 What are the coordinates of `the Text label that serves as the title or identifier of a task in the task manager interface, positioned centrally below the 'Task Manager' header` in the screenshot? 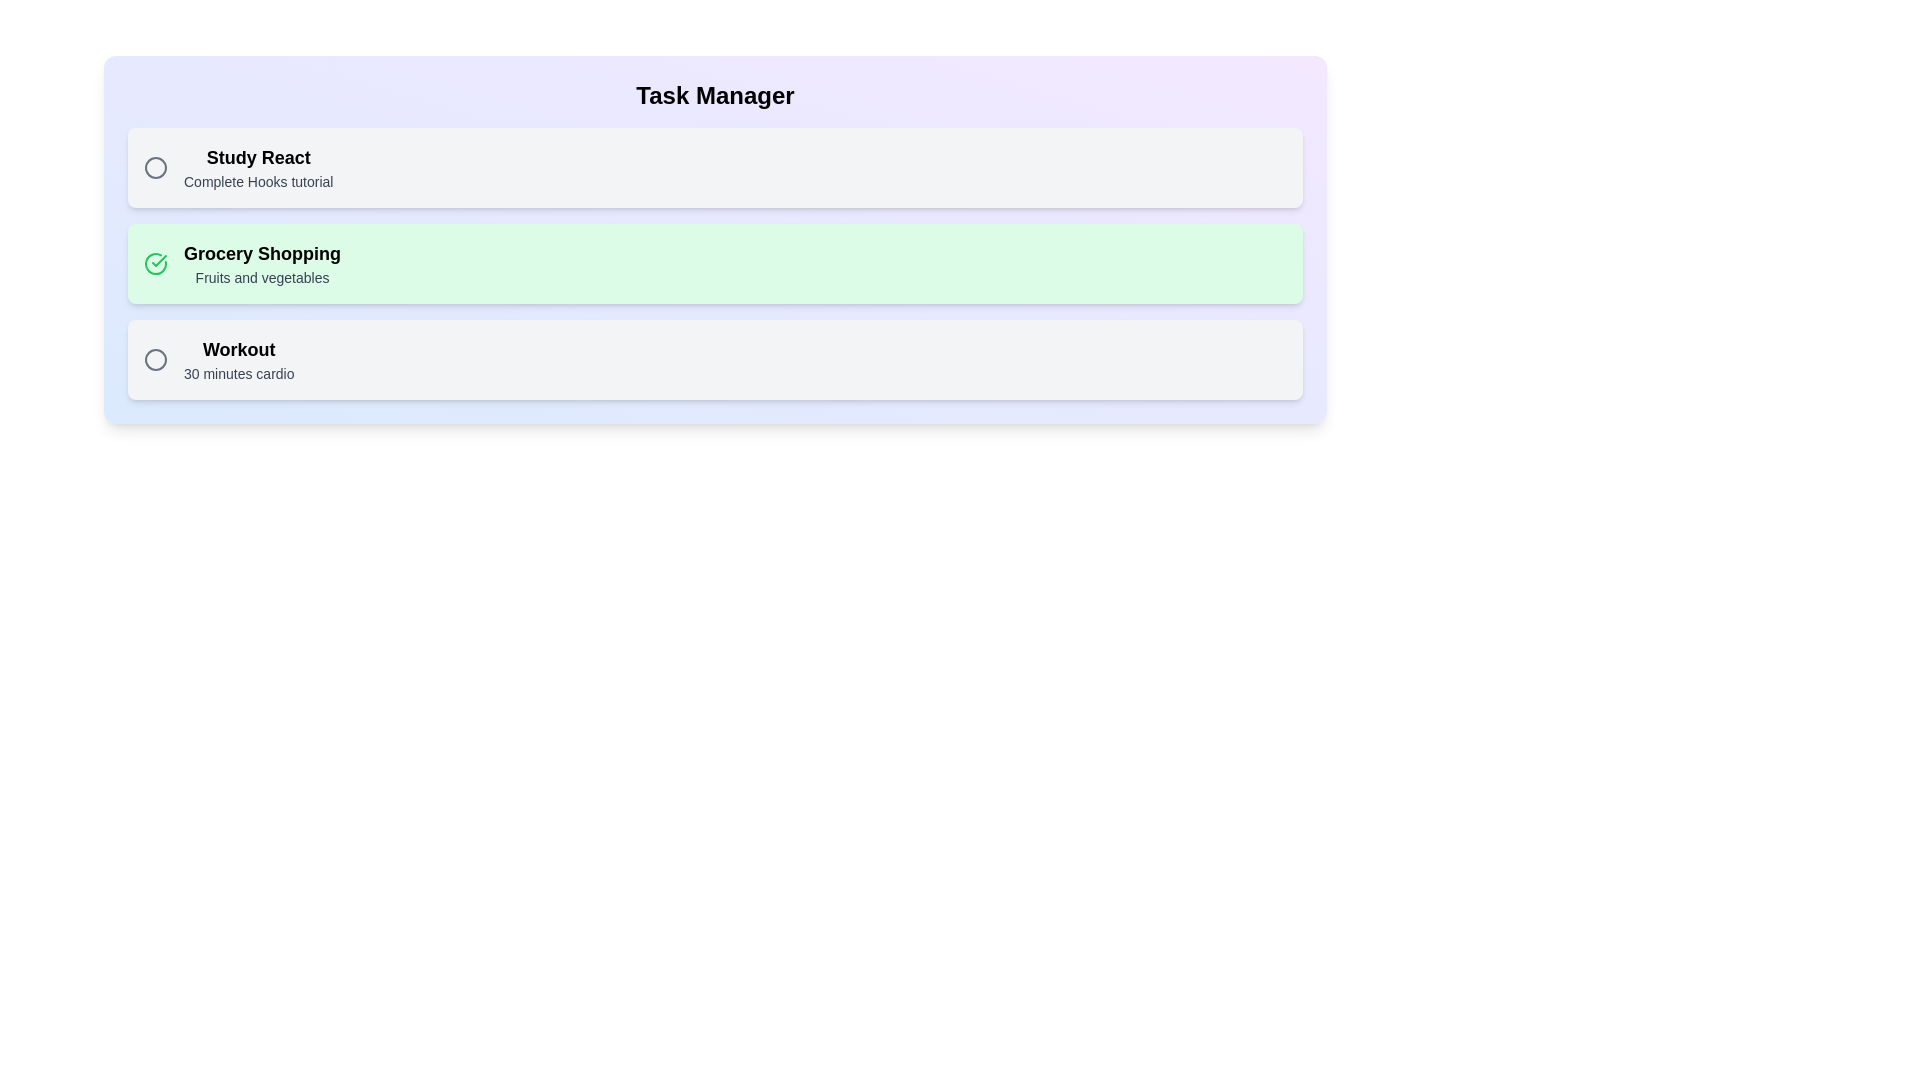 It's located at (261, 253).